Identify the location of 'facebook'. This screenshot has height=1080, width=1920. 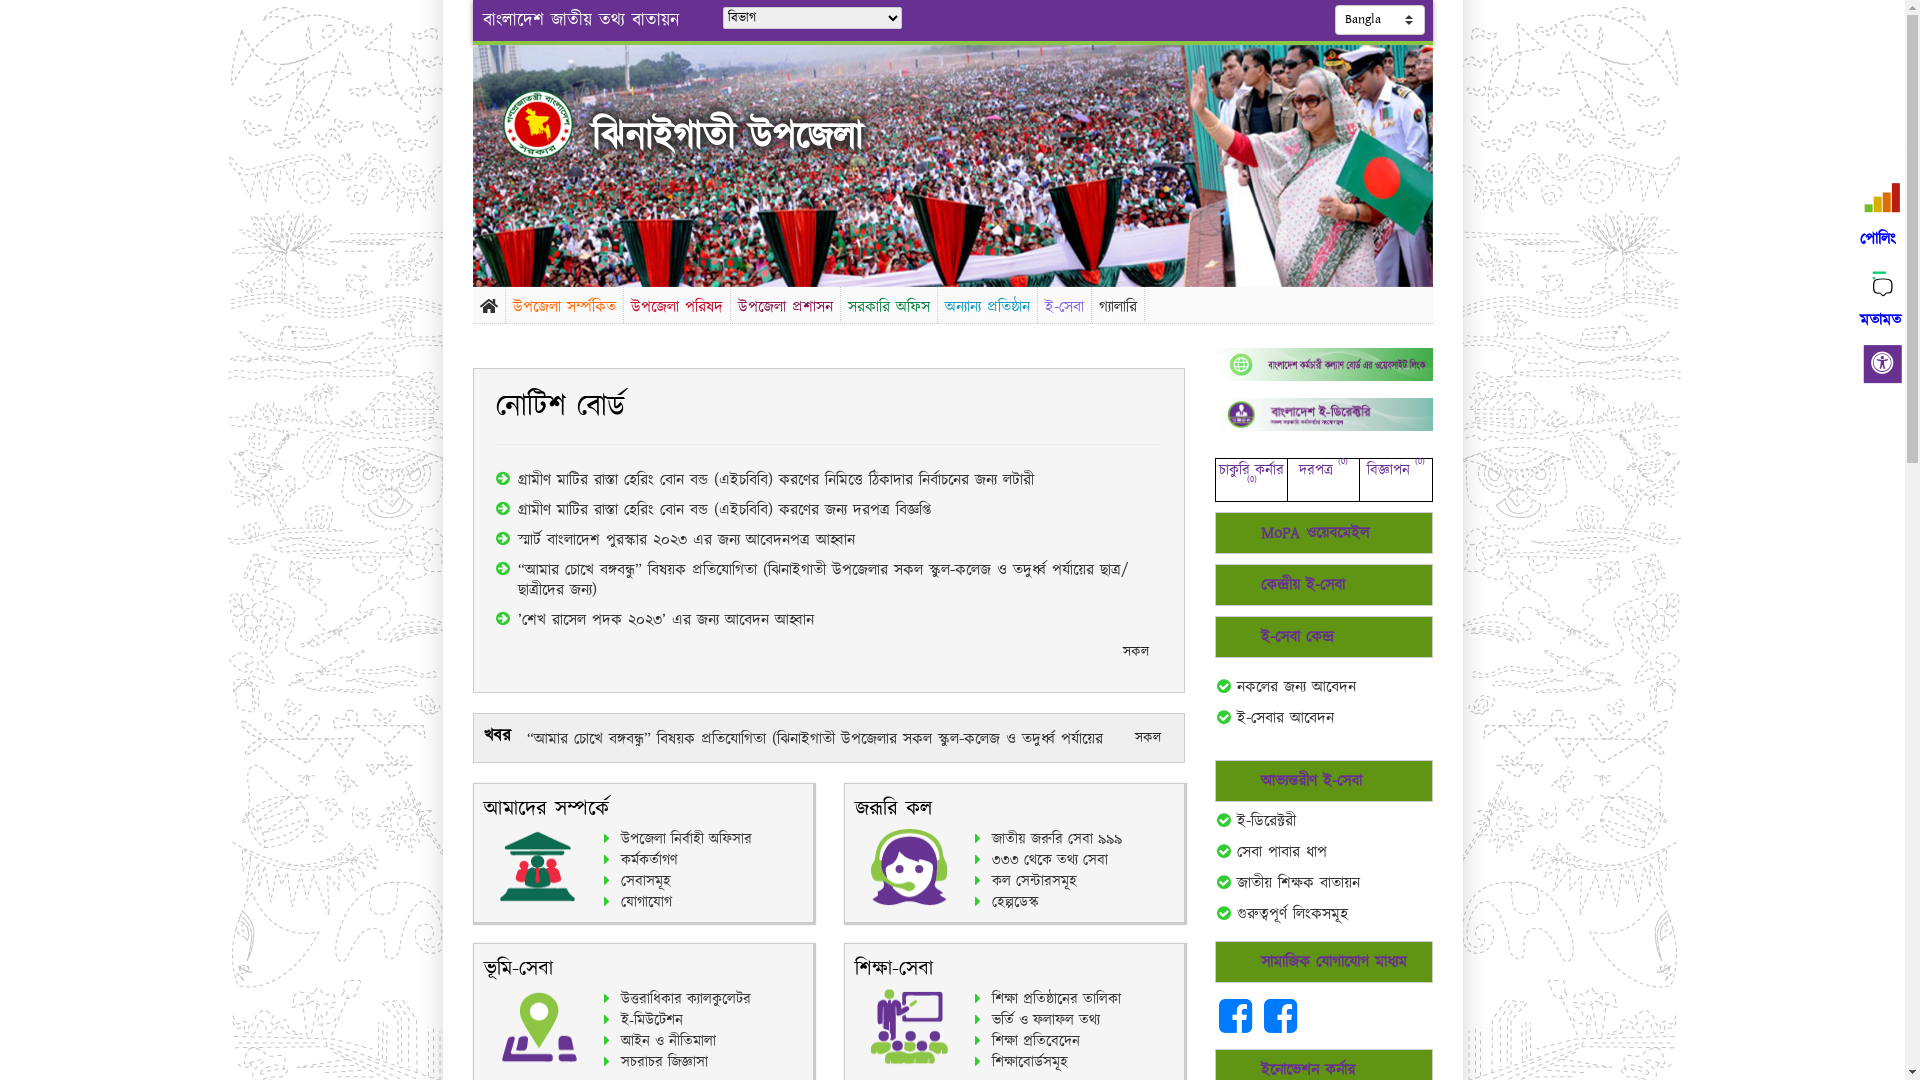
(1237, 1026).